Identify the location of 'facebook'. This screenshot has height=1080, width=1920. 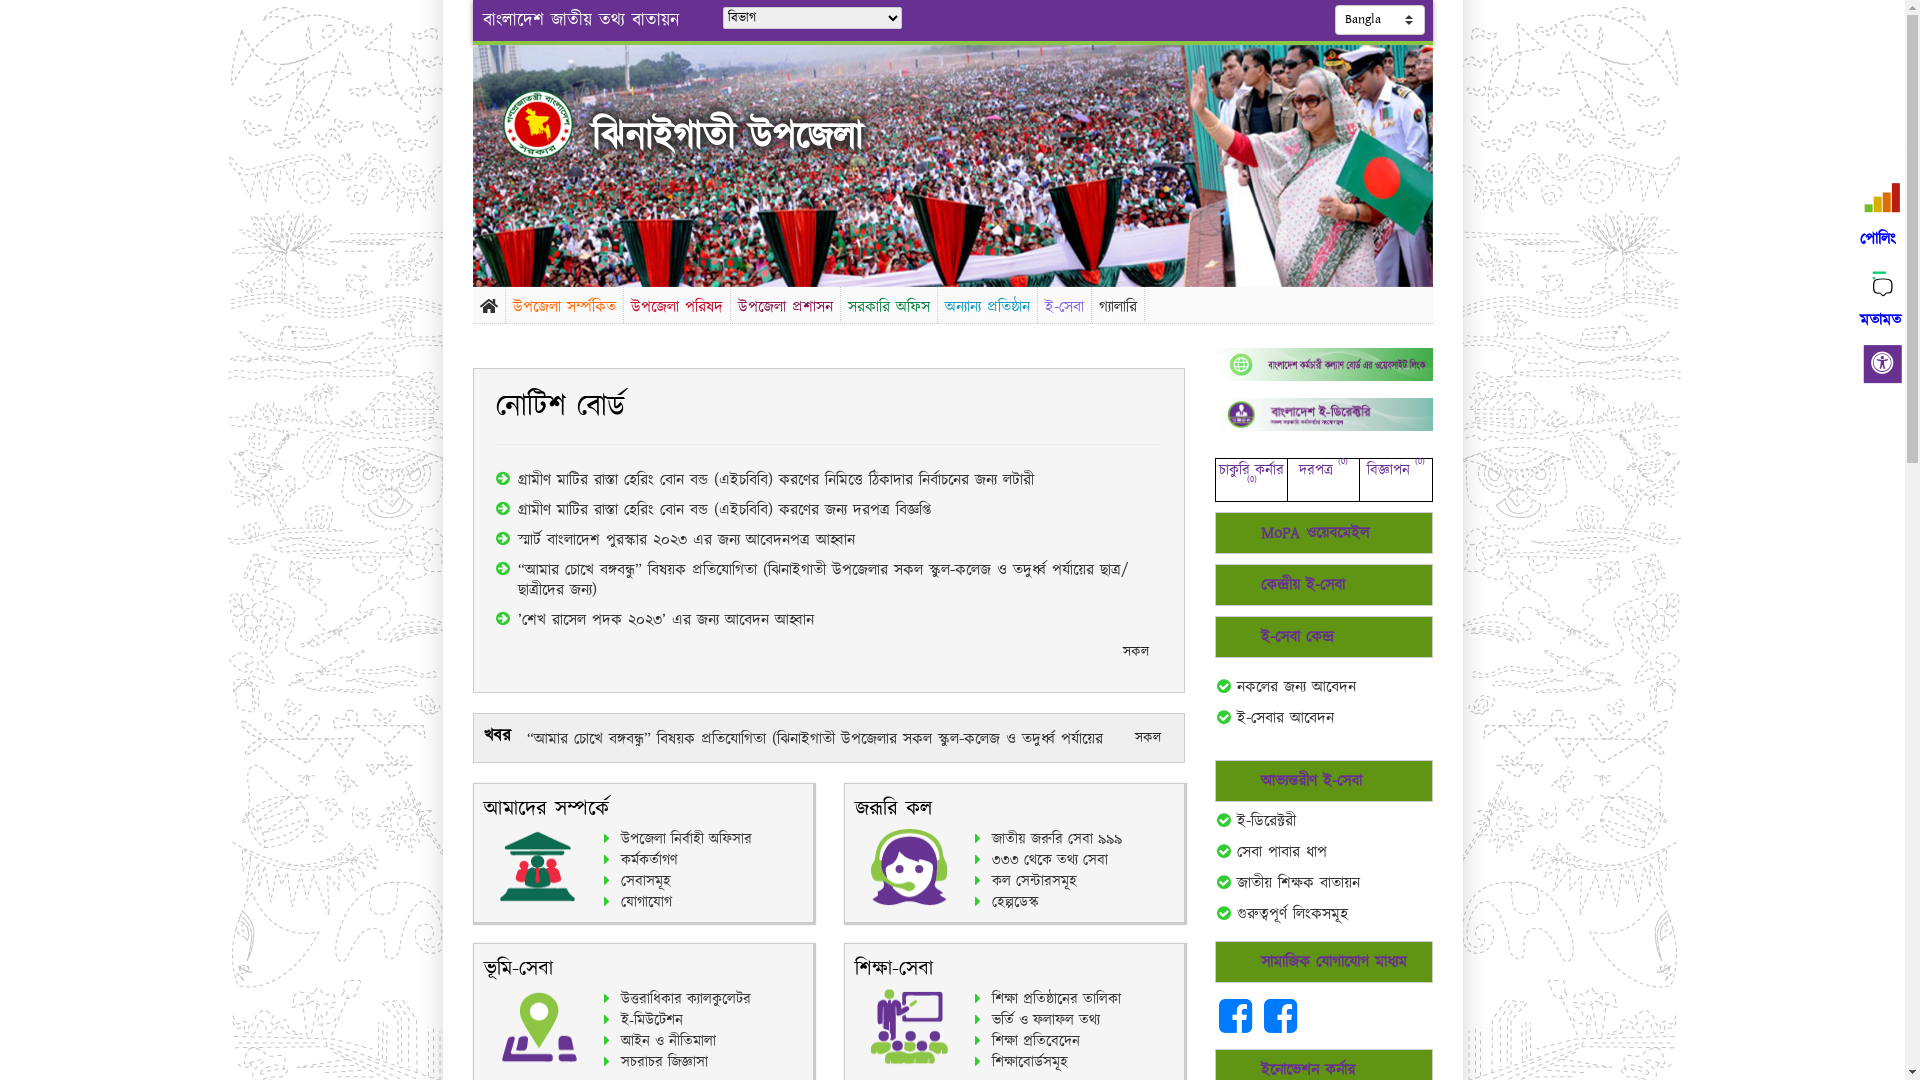
(1237, 1026).